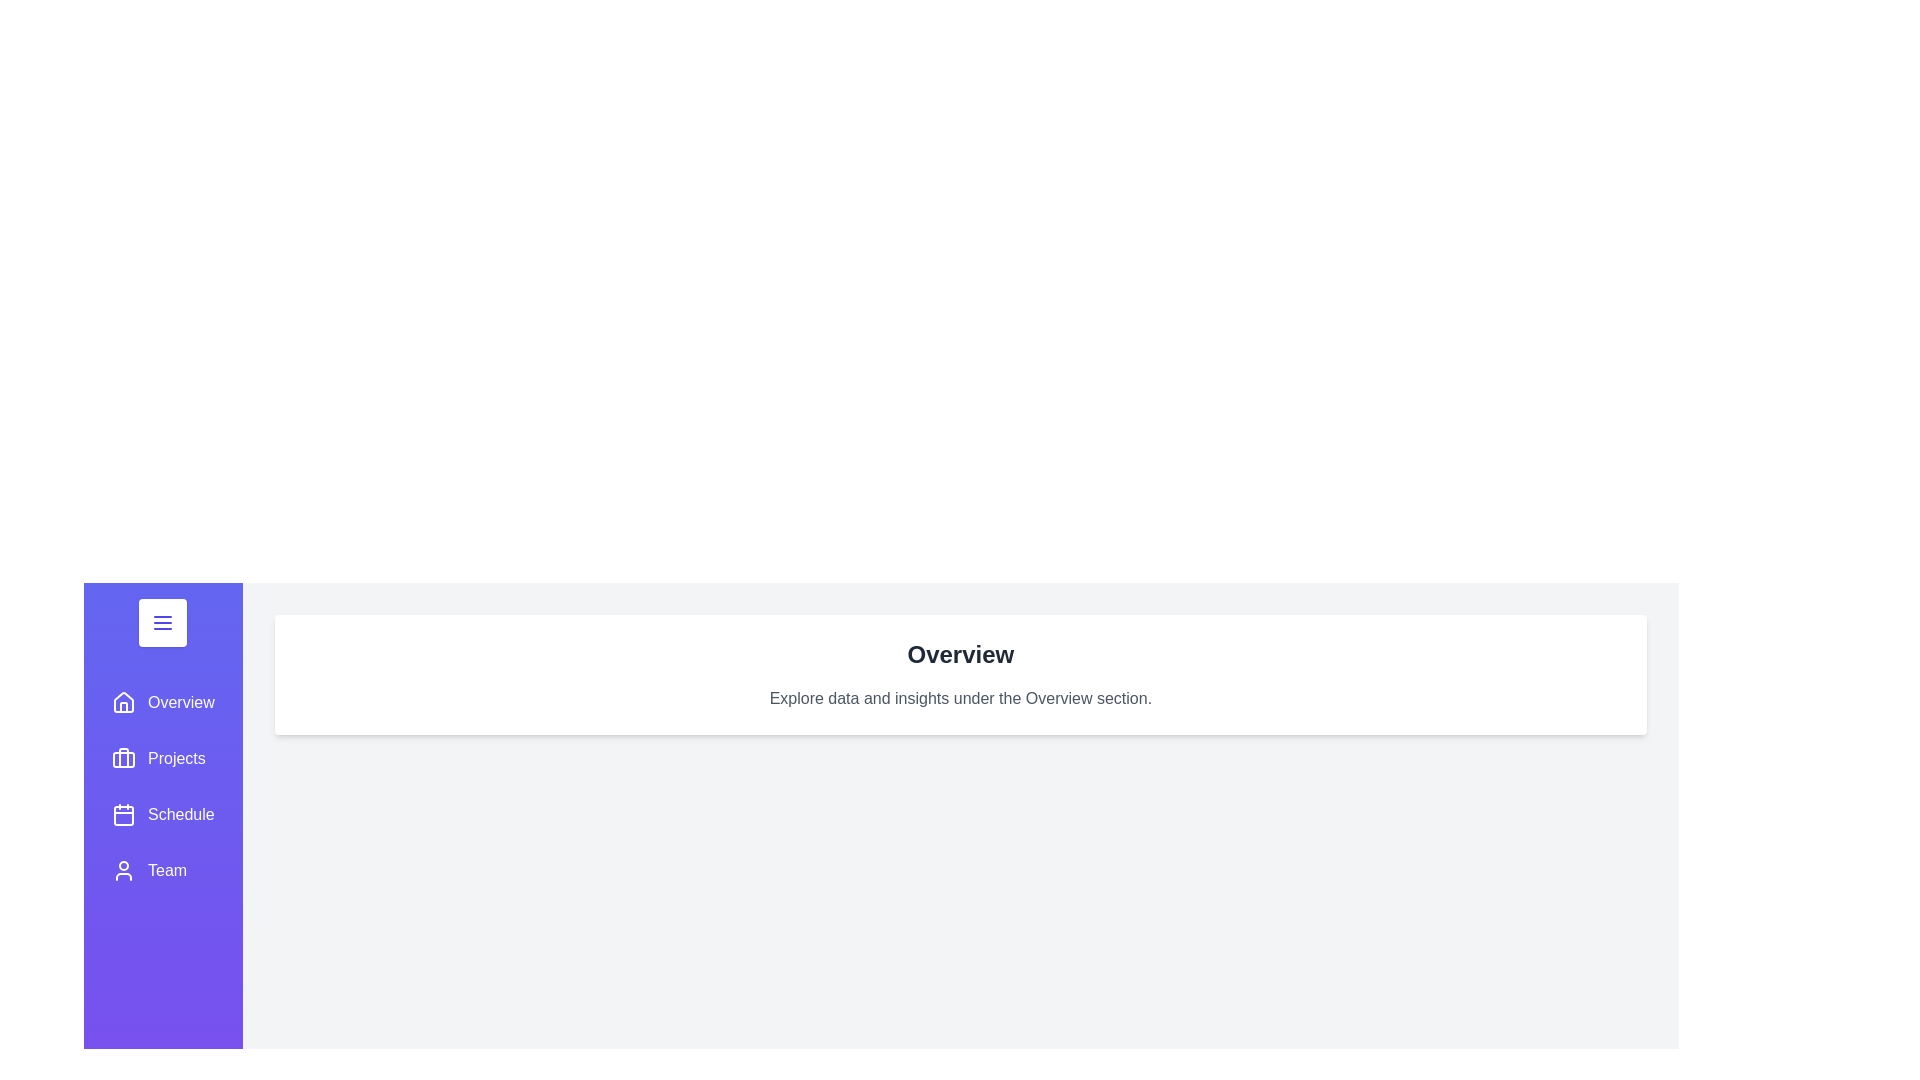 The image size is (1920, 1080). Describe the element at coordinates (163, 814) in the screenshot. I see `the section Schedule from the sidebar` at that location.